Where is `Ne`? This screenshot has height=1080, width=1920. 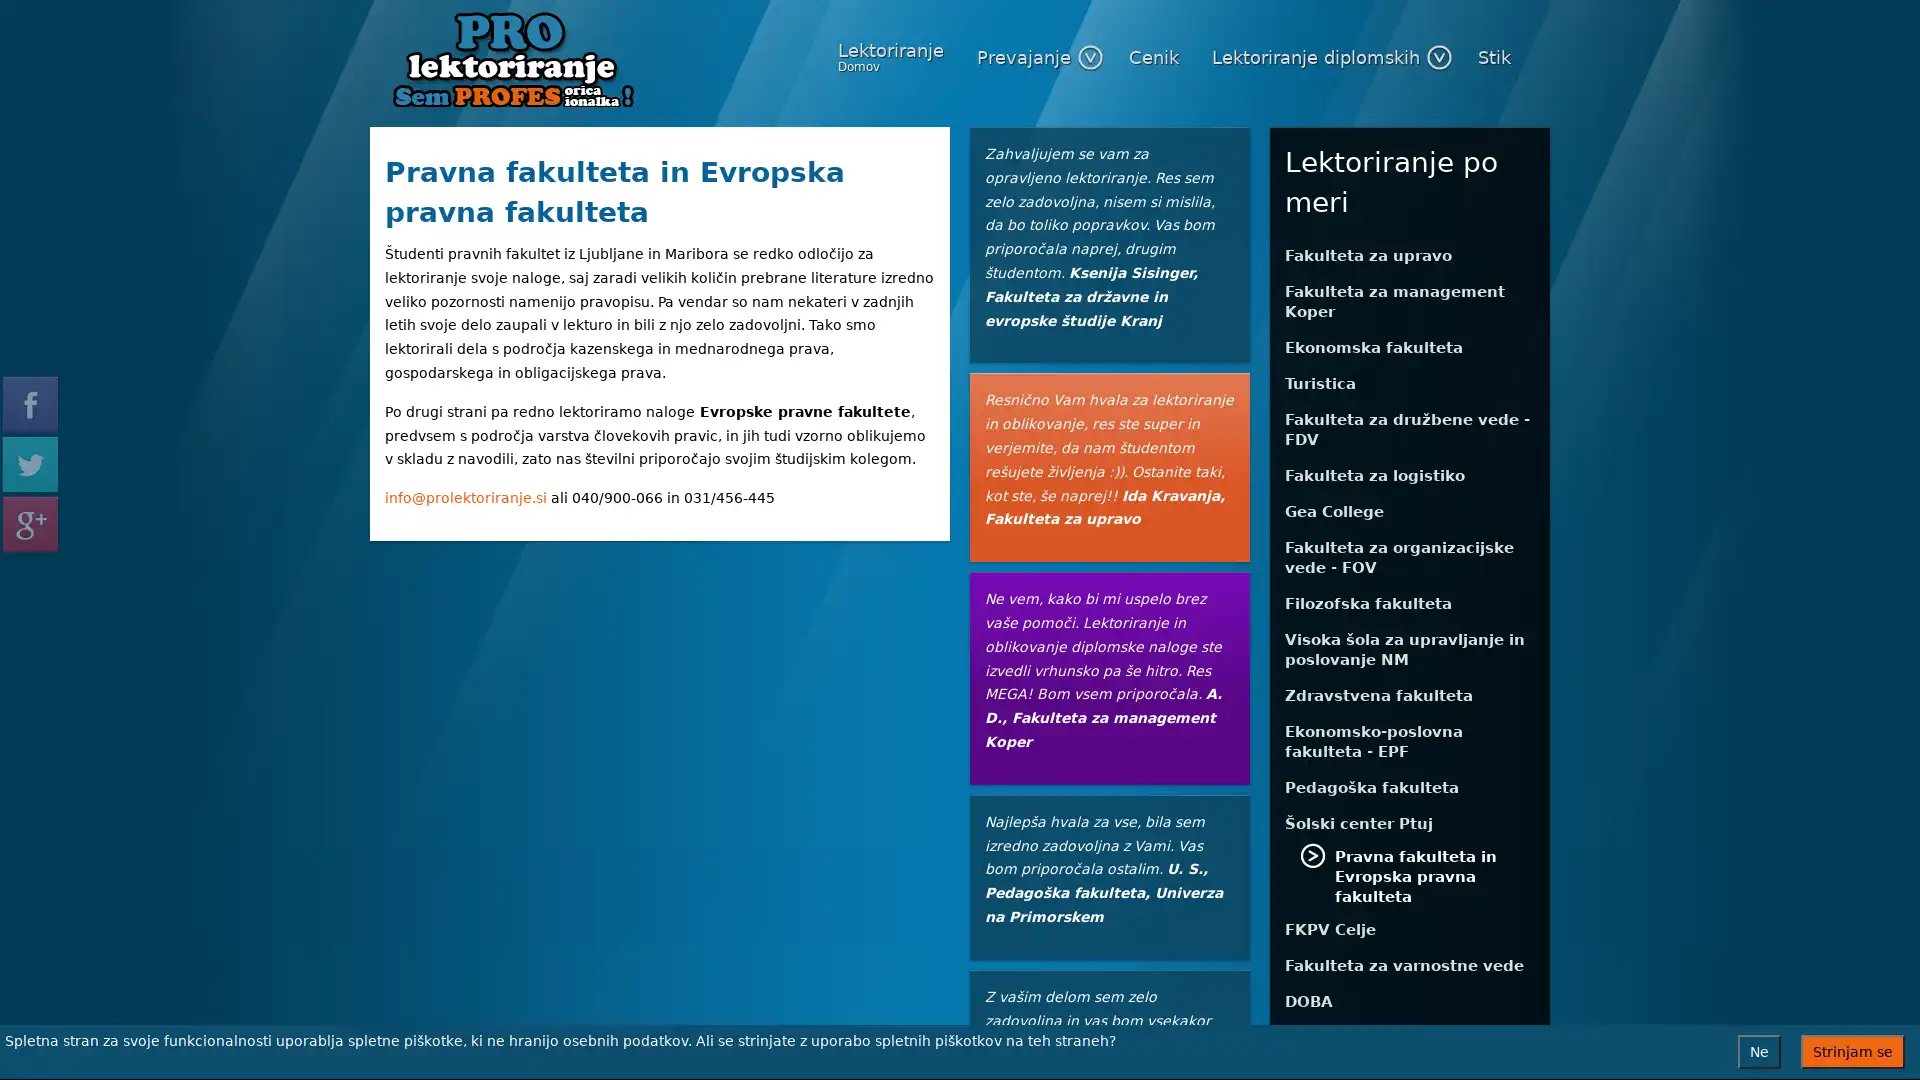 Ne is located at coordinates (1758, 1051).